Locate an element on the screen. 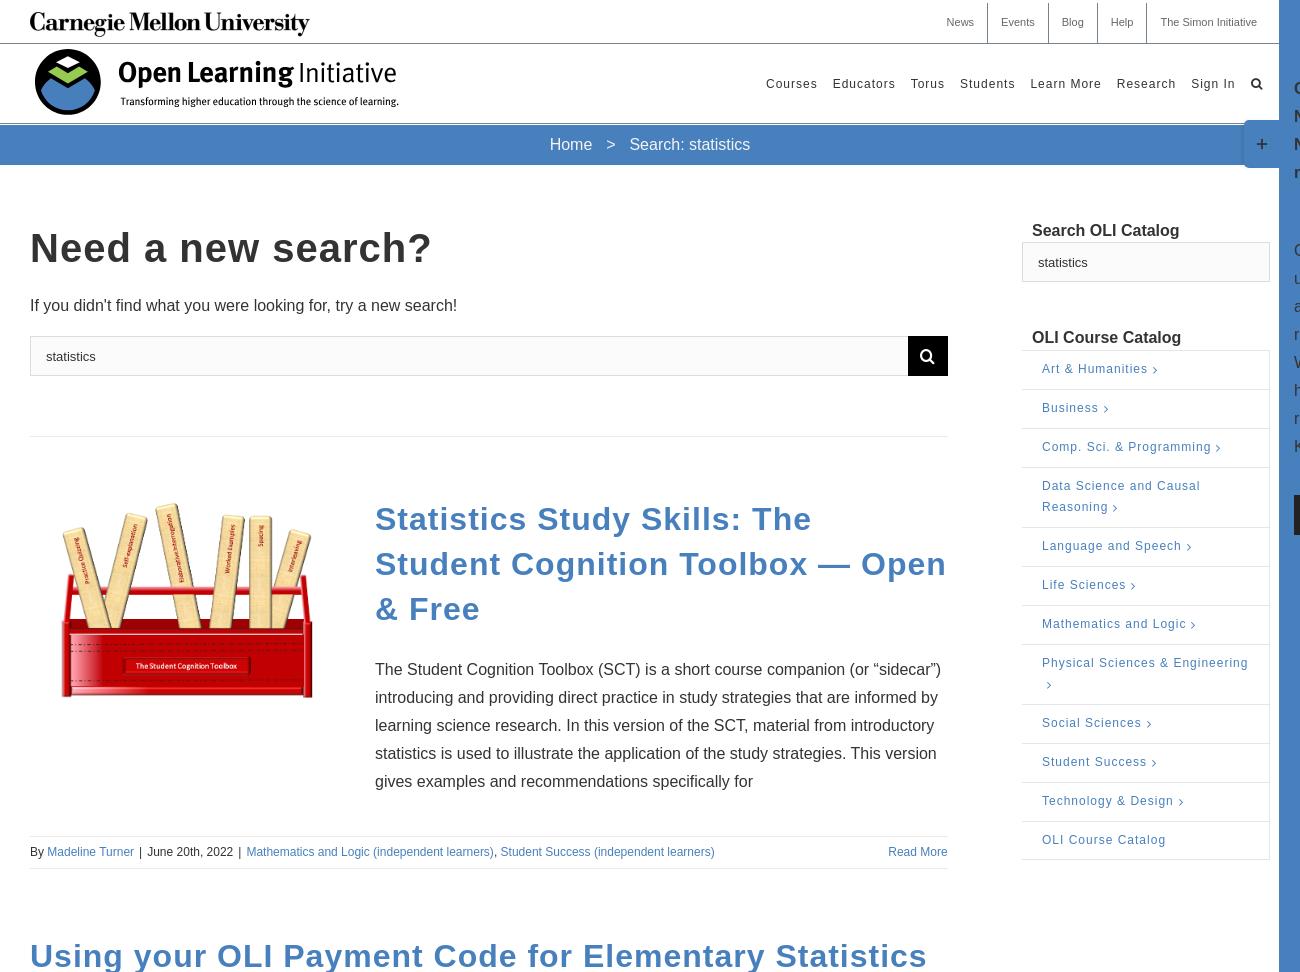 Image resolution: width=1300 pixels, height=972 pixels. 'Student Success' is located at coordinates (1093, 760).